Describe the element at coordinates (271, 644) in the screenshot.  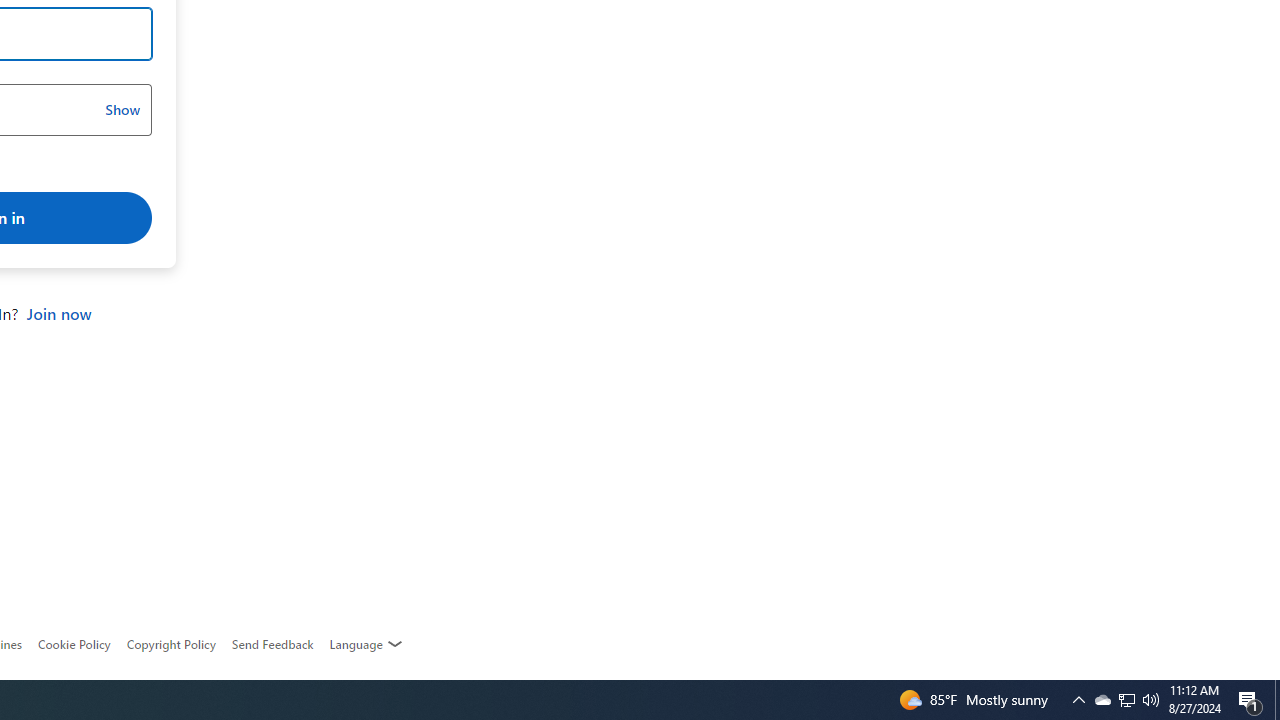
I see `'AutomationID: feedback-request'` at that location.